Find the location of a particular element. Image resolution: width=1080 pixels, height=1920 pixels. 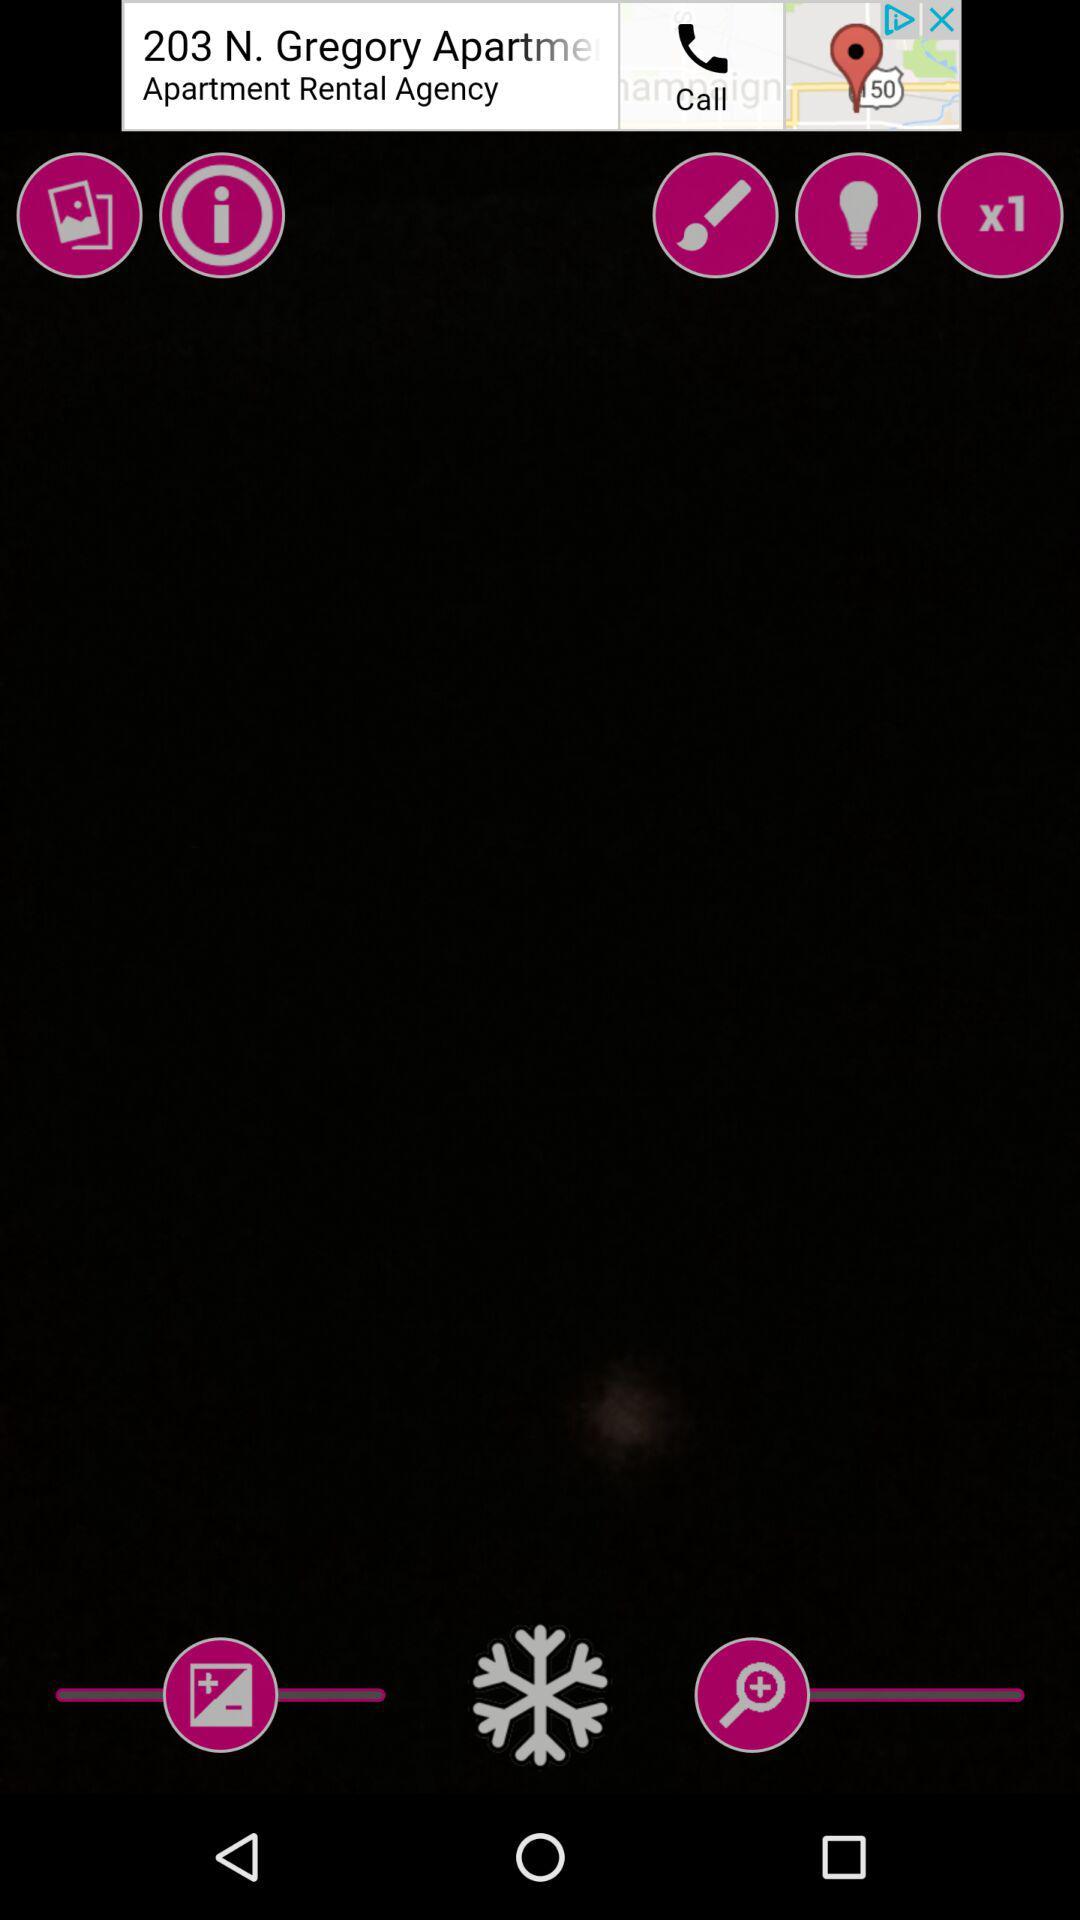

the settings icon is located at coordinates (540, 1693).